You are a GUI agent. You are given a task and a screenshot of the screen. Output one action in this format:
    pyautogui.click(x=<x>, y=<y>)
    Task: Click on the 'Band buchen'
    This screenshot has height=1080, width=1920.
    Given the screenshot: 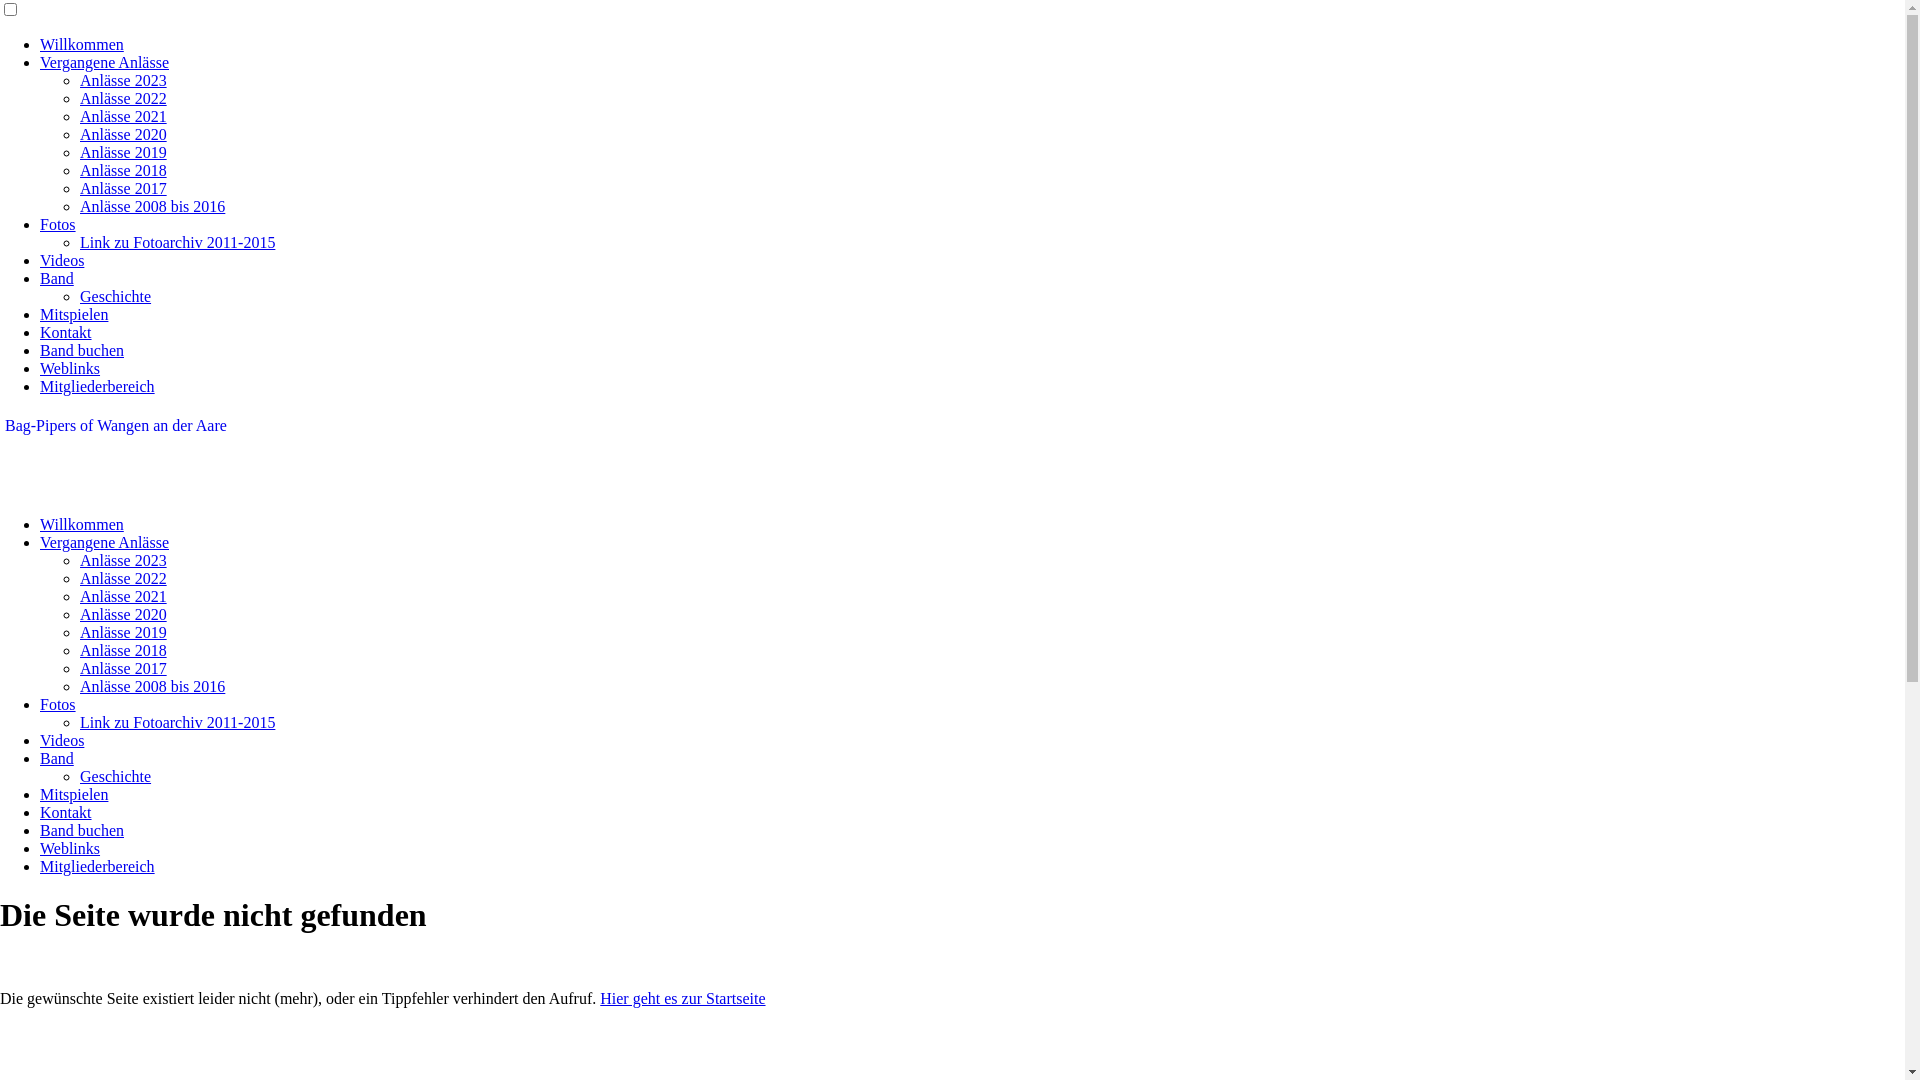 What is the action you would take?
    pyautogui.click(x=80, y=830)
    